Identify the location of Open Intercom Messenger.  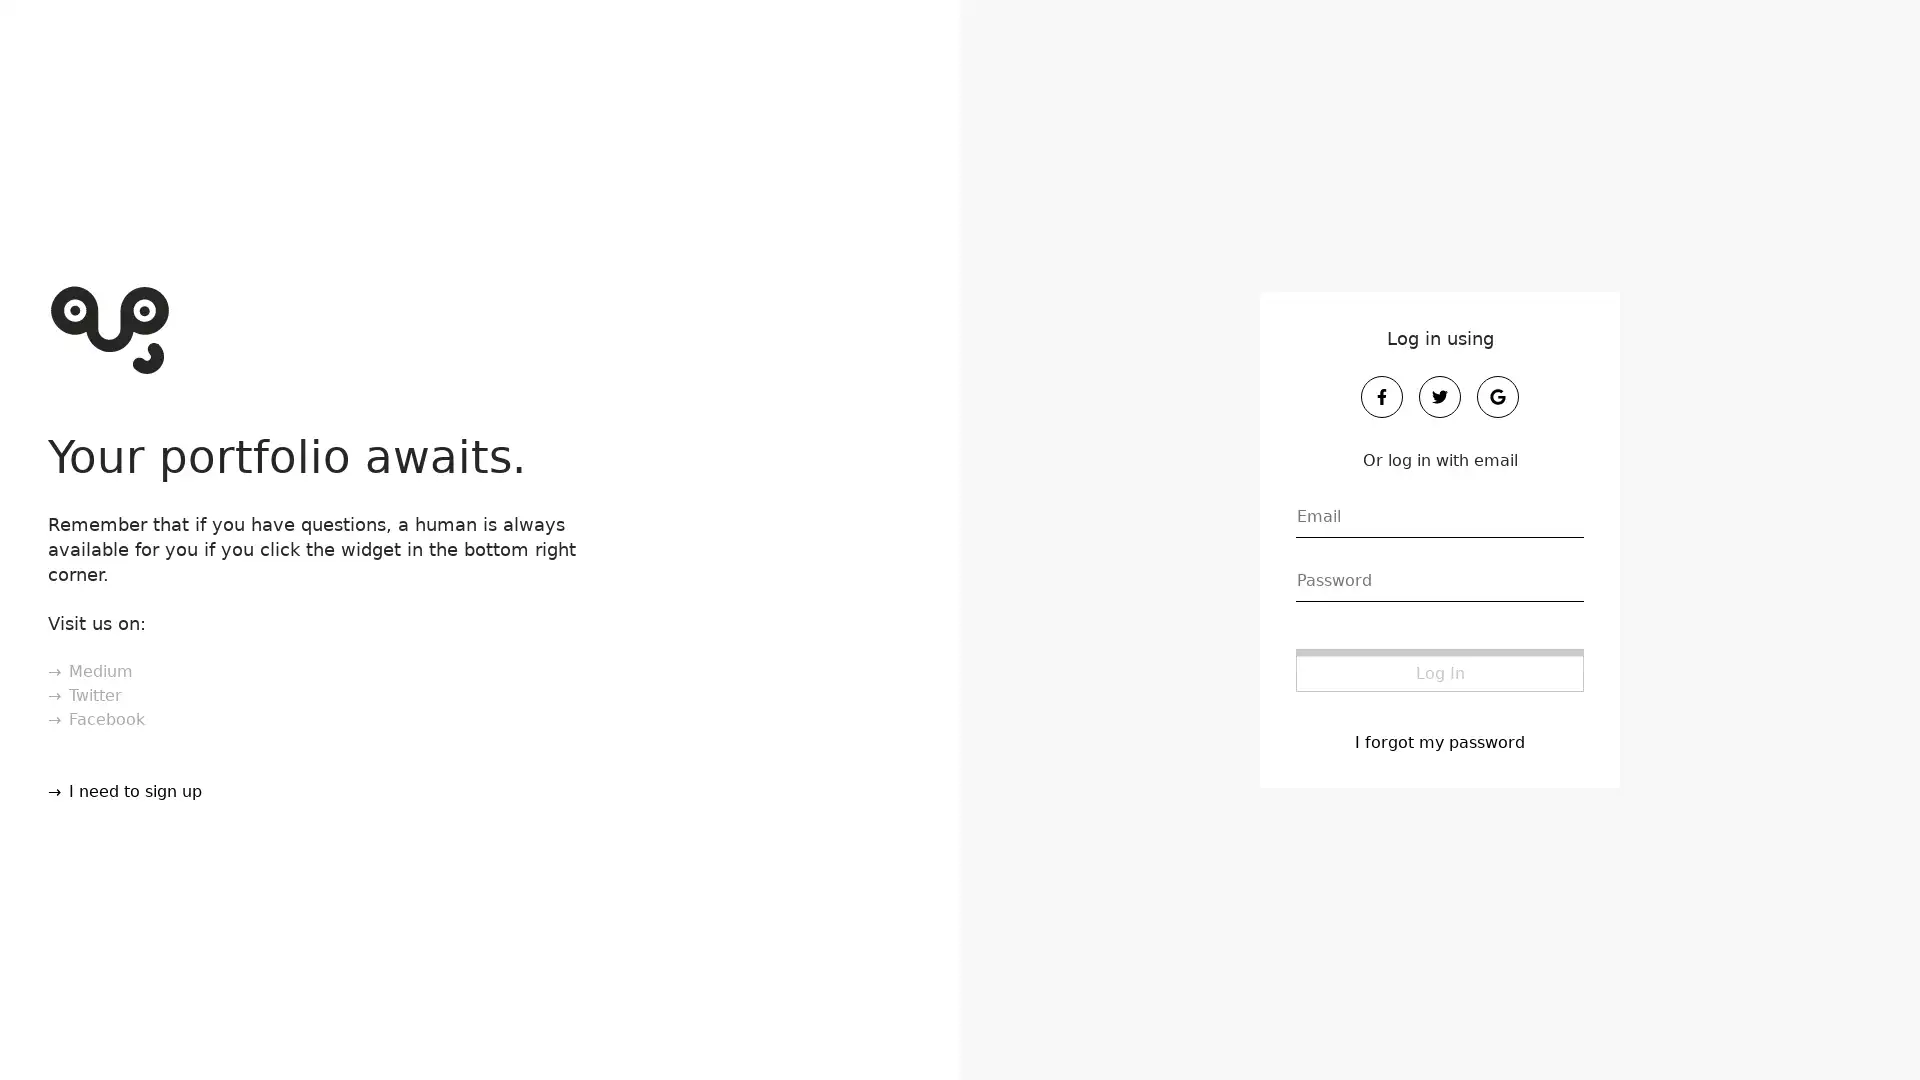
(1869, 1029).